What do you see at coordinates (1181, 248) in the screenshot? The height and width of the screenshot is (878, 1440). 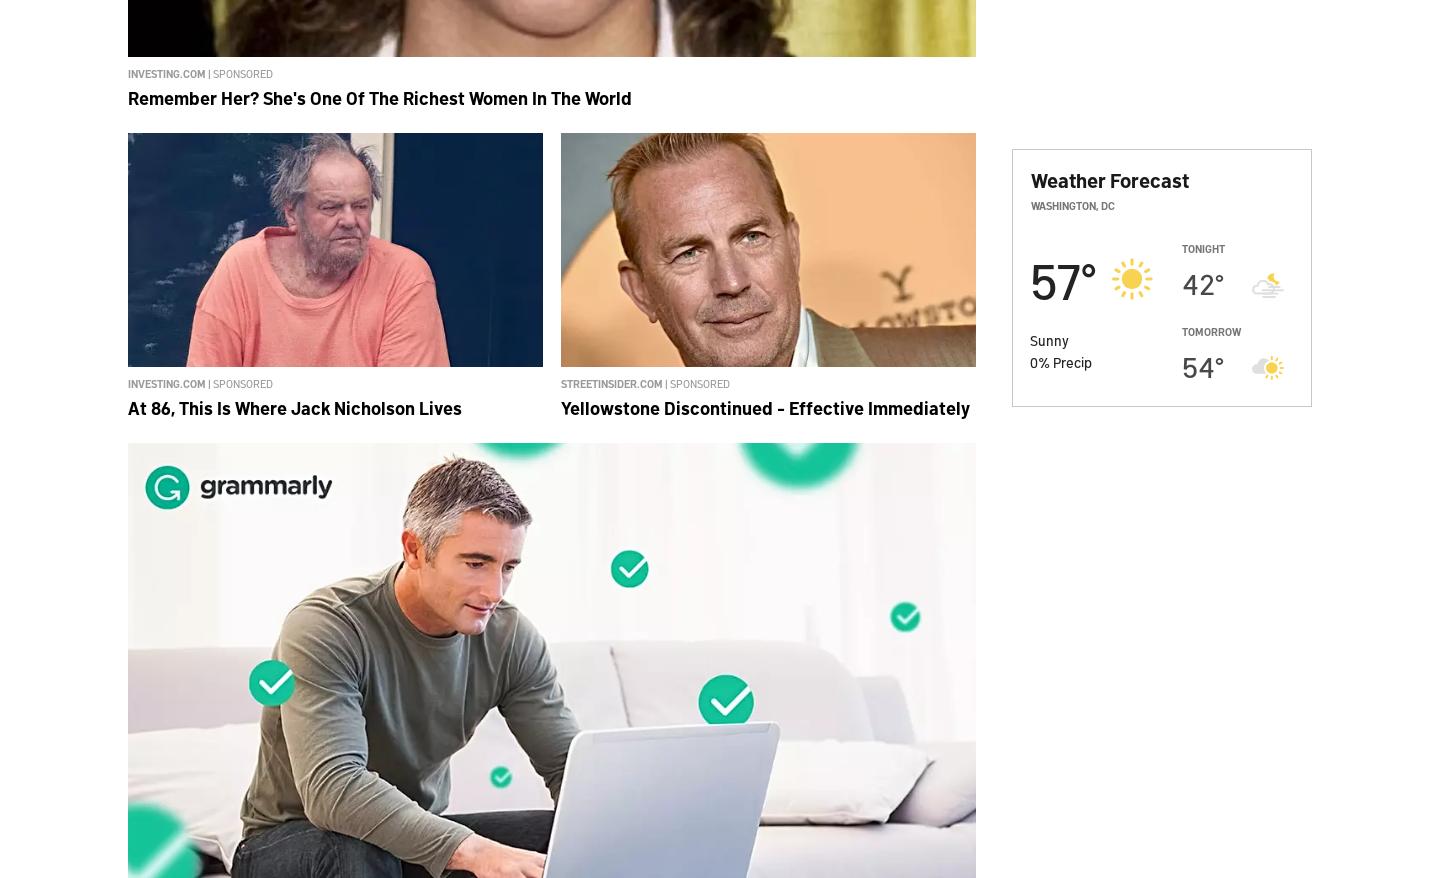 I see `'Tonight'` at bounding box center [1181, 248].